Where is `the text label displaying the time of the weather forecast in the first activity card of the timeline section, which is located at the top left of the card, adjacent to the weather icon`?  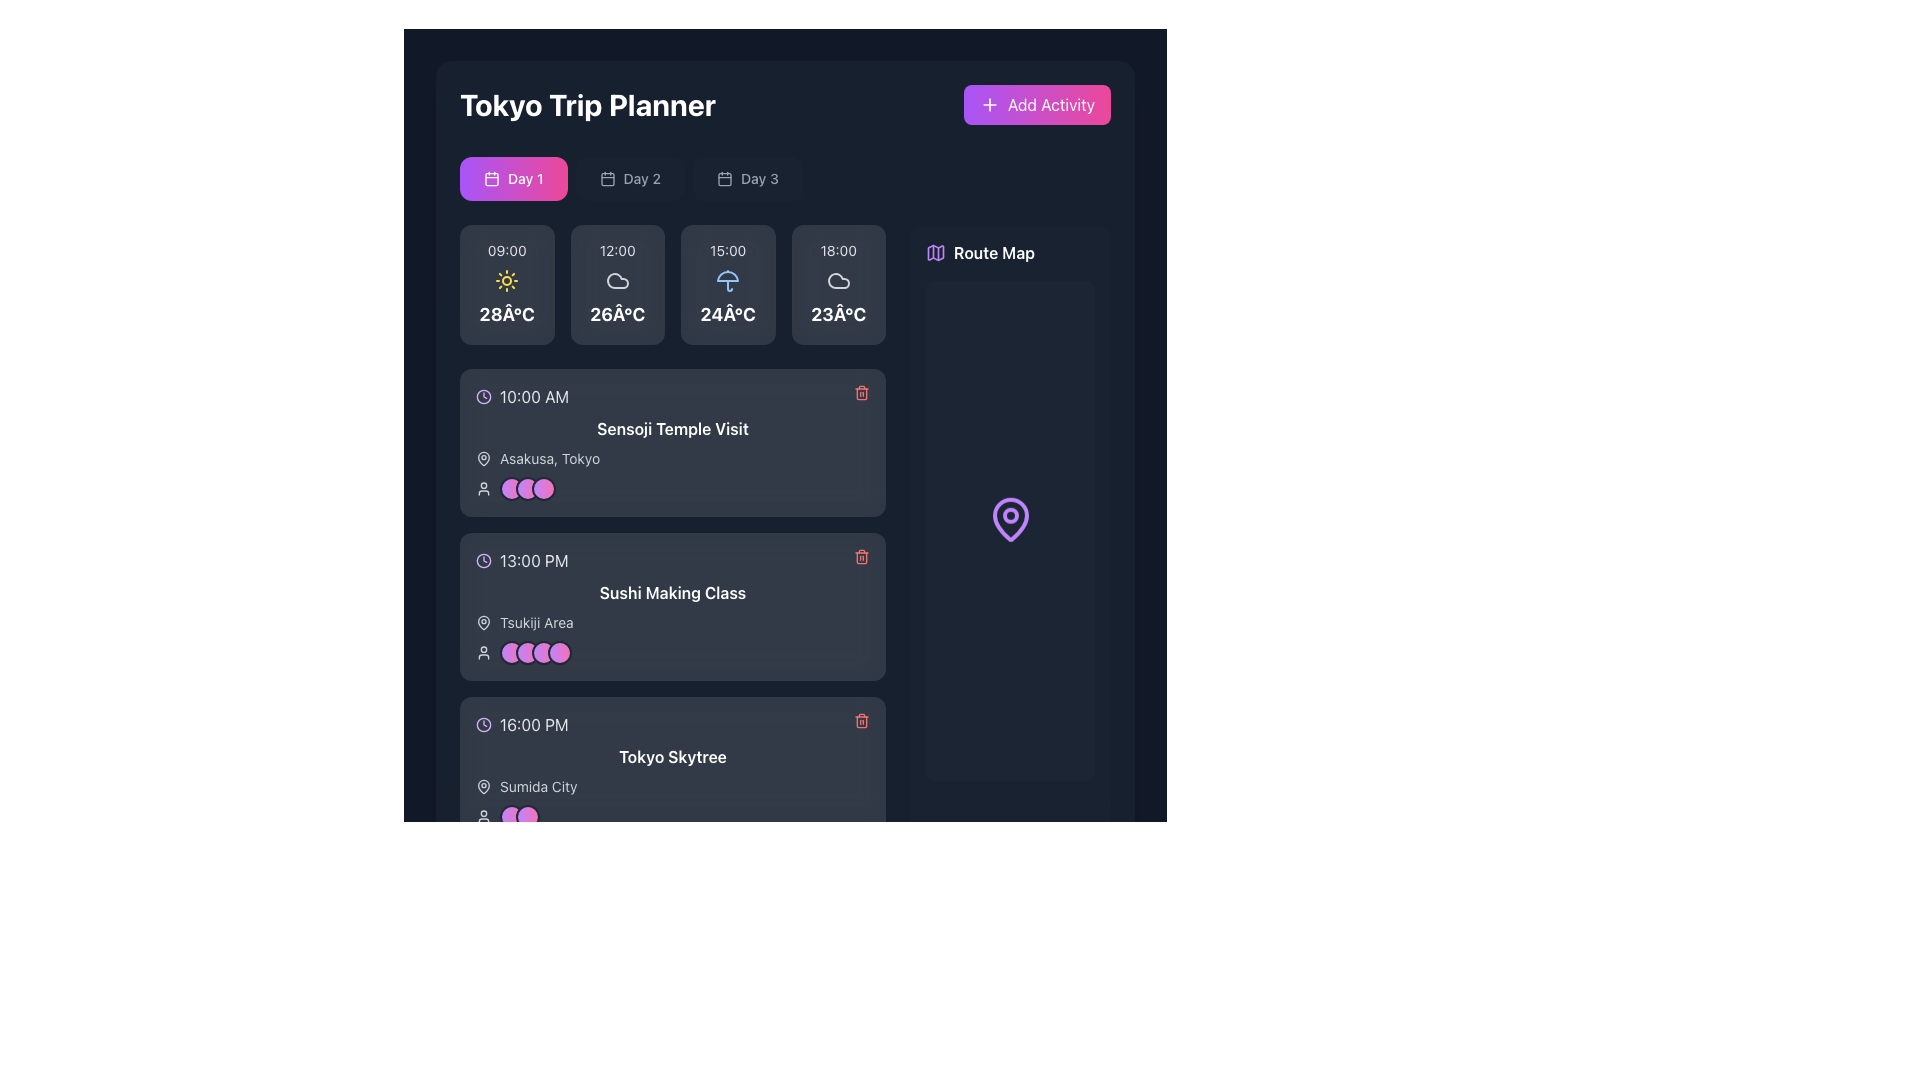 the text label displaying the time of the weather forecast in the first activity card of the timeline section, which is located at the top left of the card, adjacent to the weather icon is located at coordinates (507, 249).